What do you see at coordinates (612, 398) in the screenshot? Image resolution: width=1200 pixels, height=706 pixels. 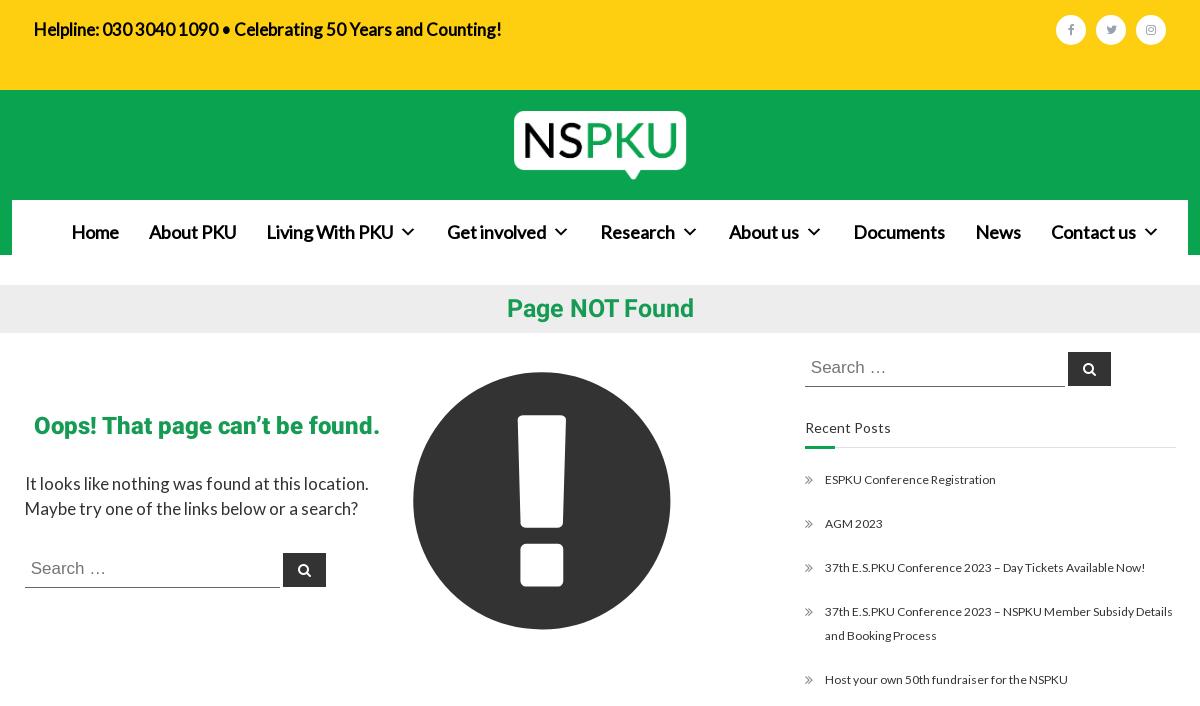 I see `'Guidelines'` at bounding box center [612, 398].